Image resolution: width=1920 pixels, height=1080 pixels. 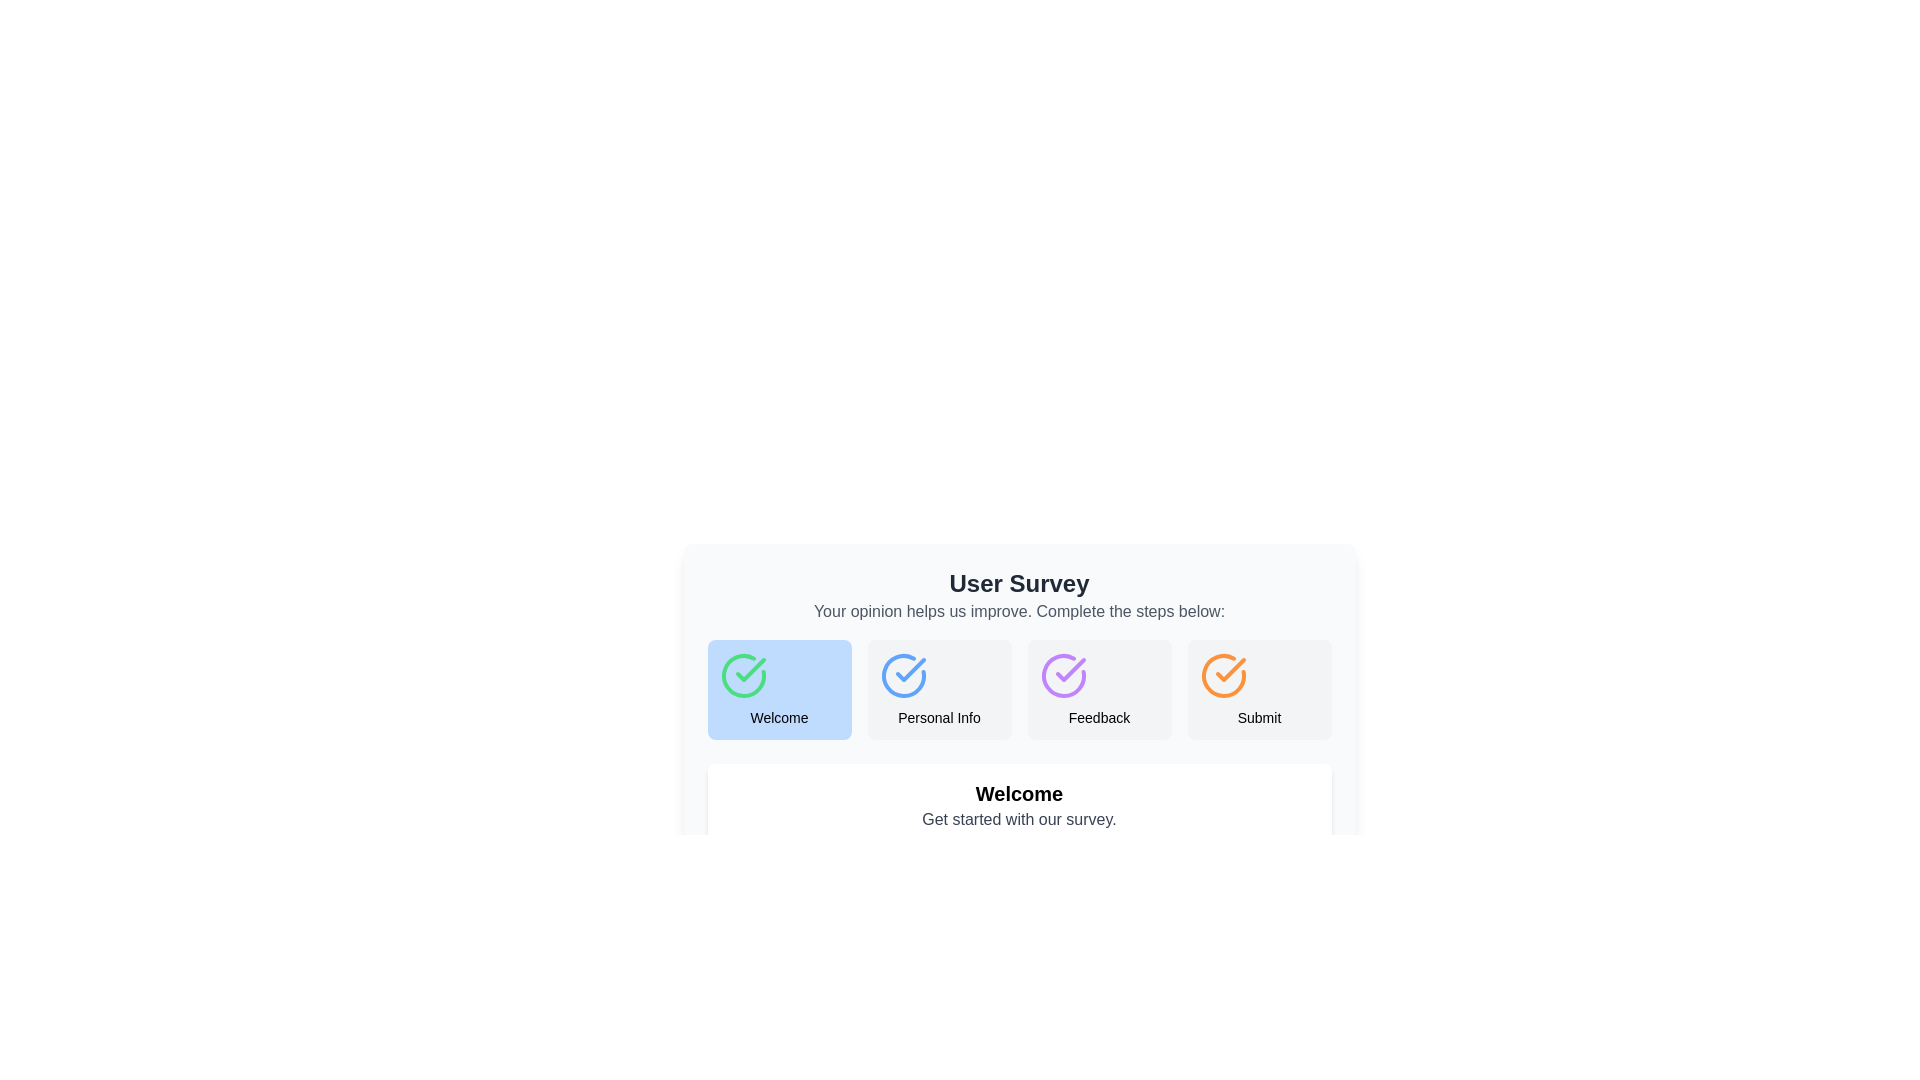 What do you see at coordinates (778, 689) in the screenshot?
I see `the 'Welcome' button-like decorative UI component that serves as the first step in the user survey` at bounding box center [778, 689].